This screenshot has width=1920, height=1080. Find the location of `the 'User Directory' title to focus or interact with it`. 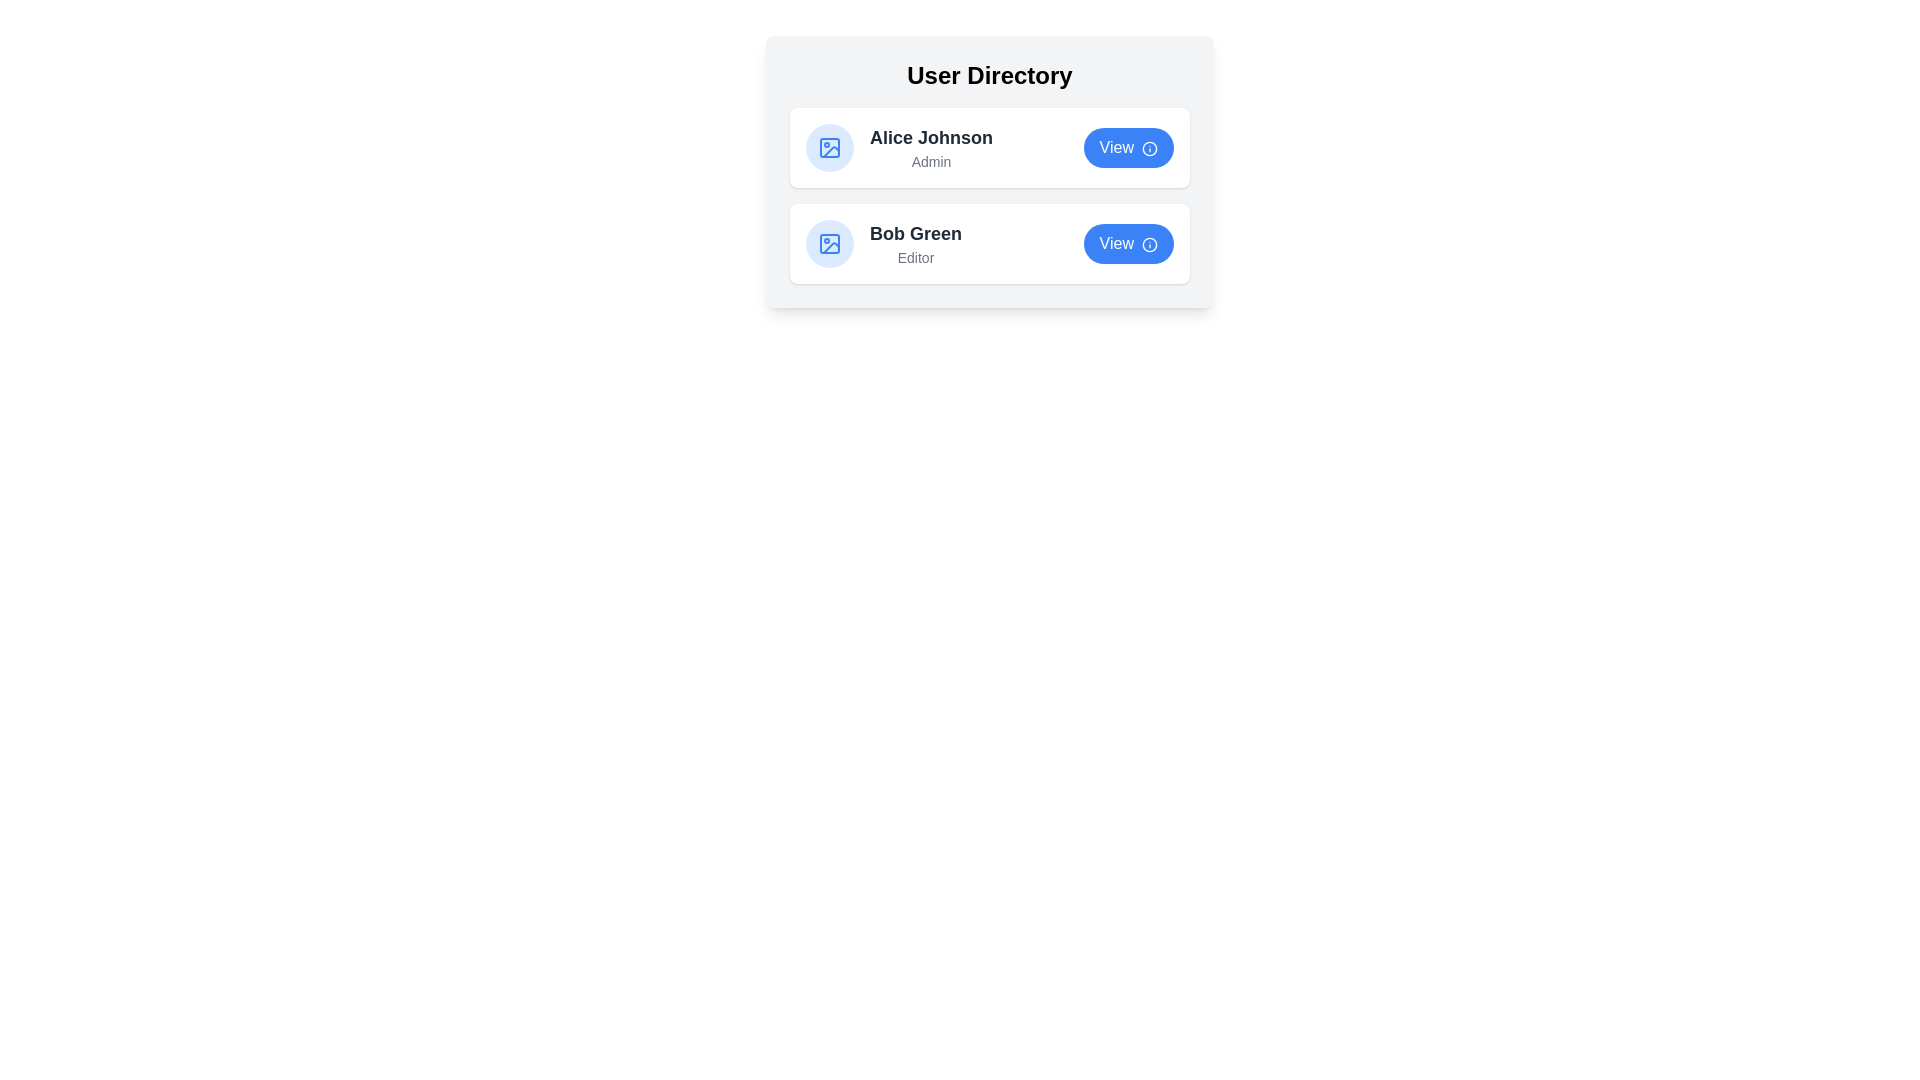

the 'User Directory' title to focus or interact with it is located at coordinates (989, 75).